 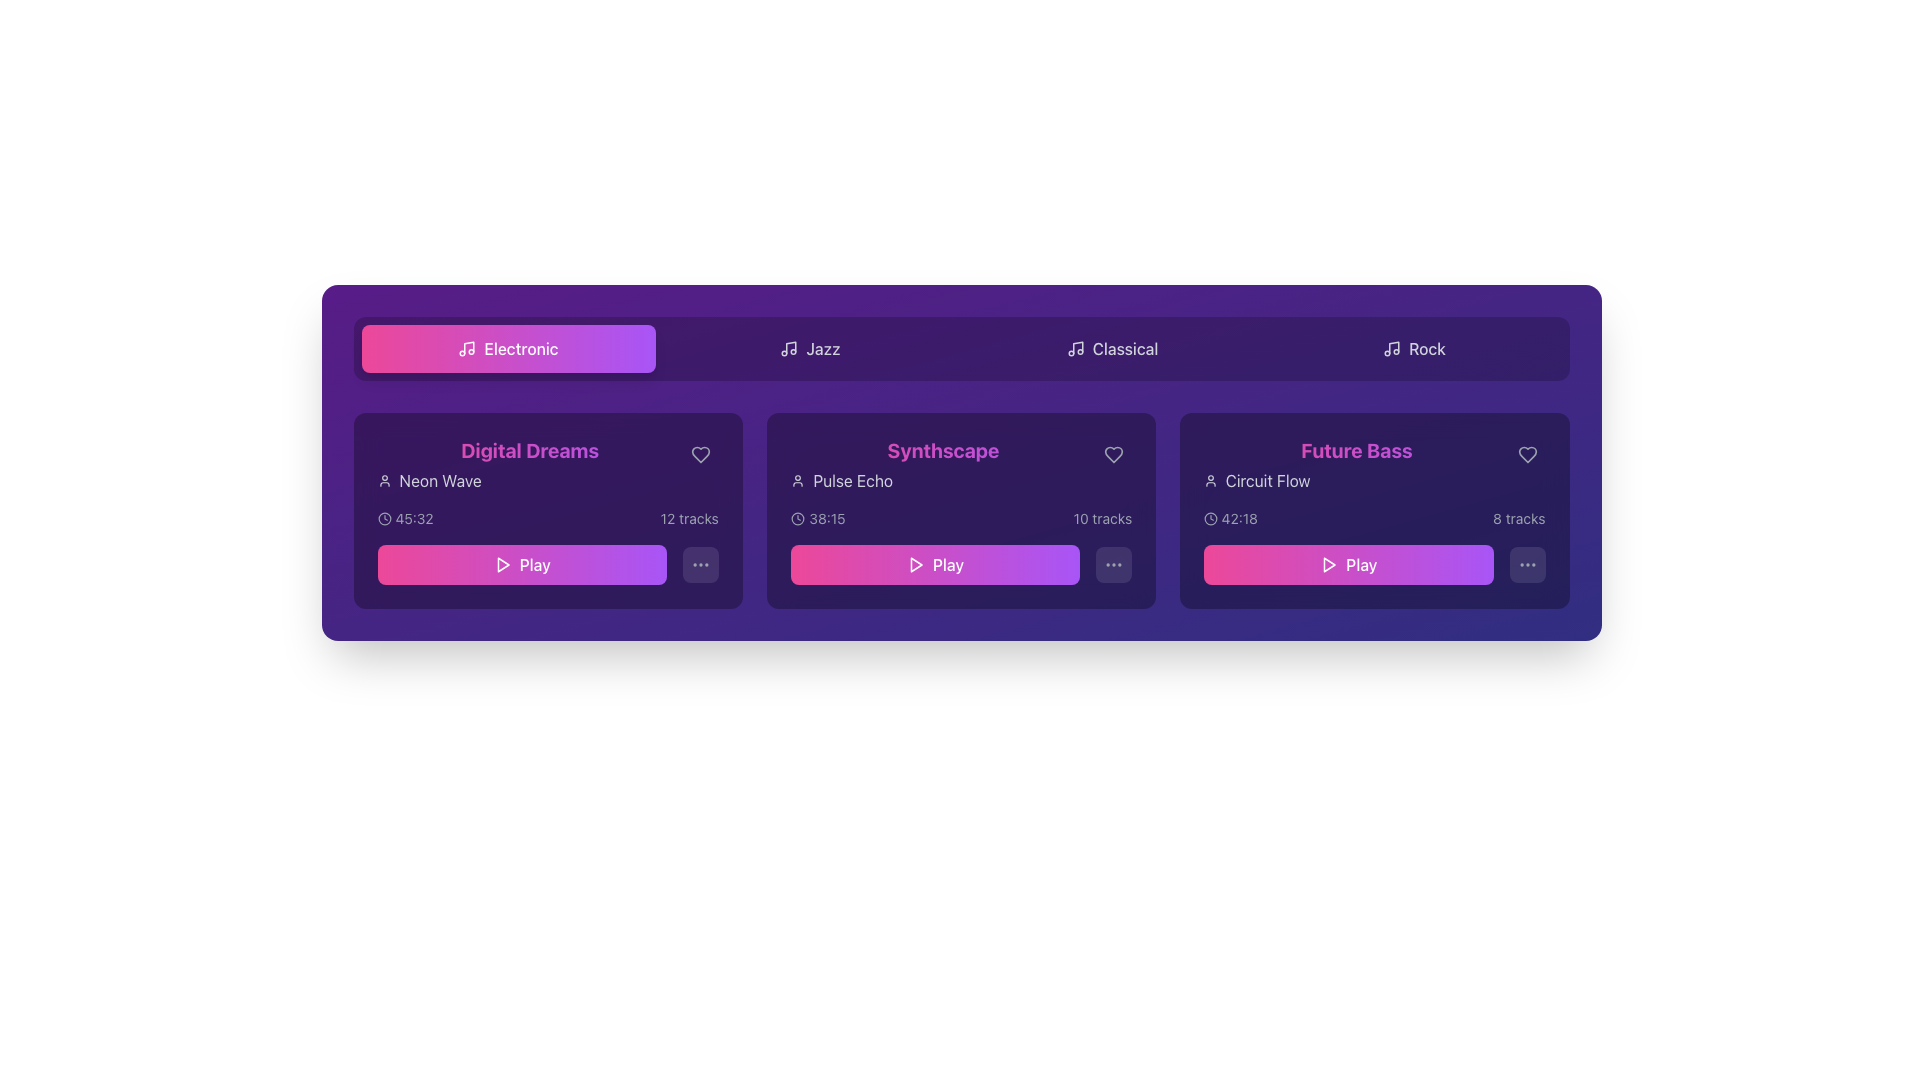 I want to click on the 'Electronic' genre button located at the top center of the interface, so click(x=508, y=347).